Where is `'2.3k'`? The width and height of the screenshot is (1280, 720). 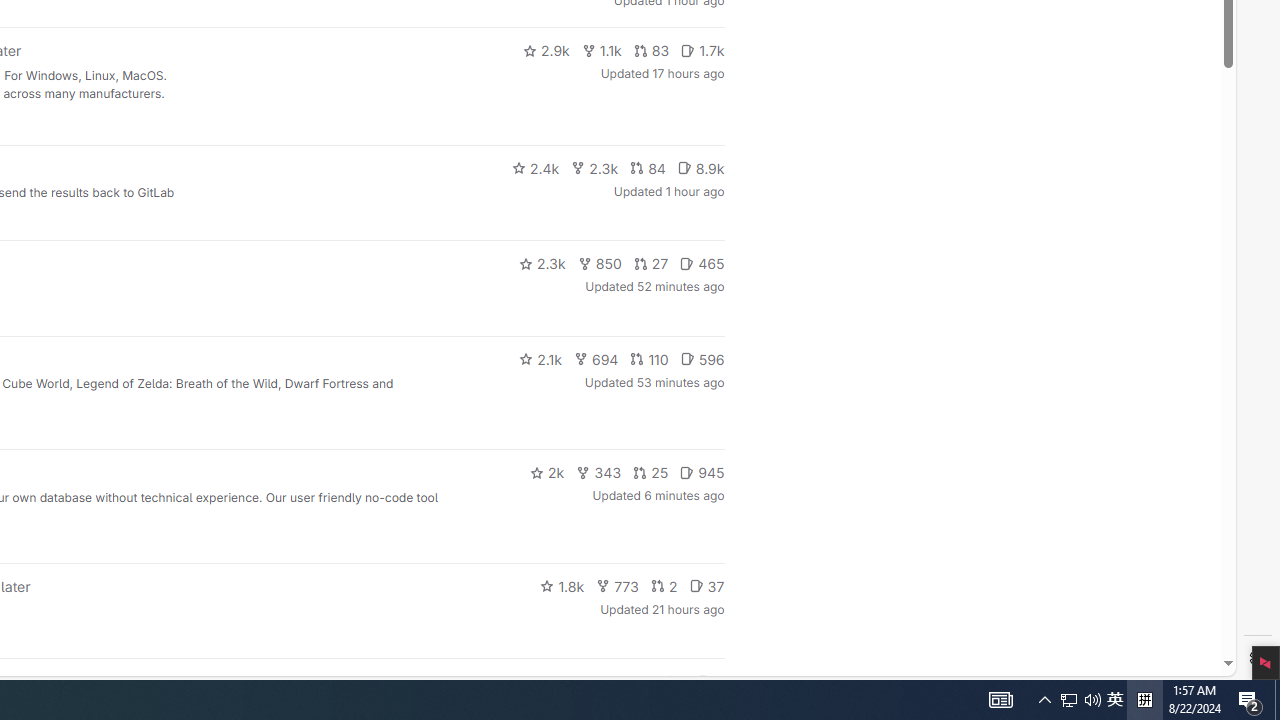
'2.3k' is located at coordinates (542, 262).